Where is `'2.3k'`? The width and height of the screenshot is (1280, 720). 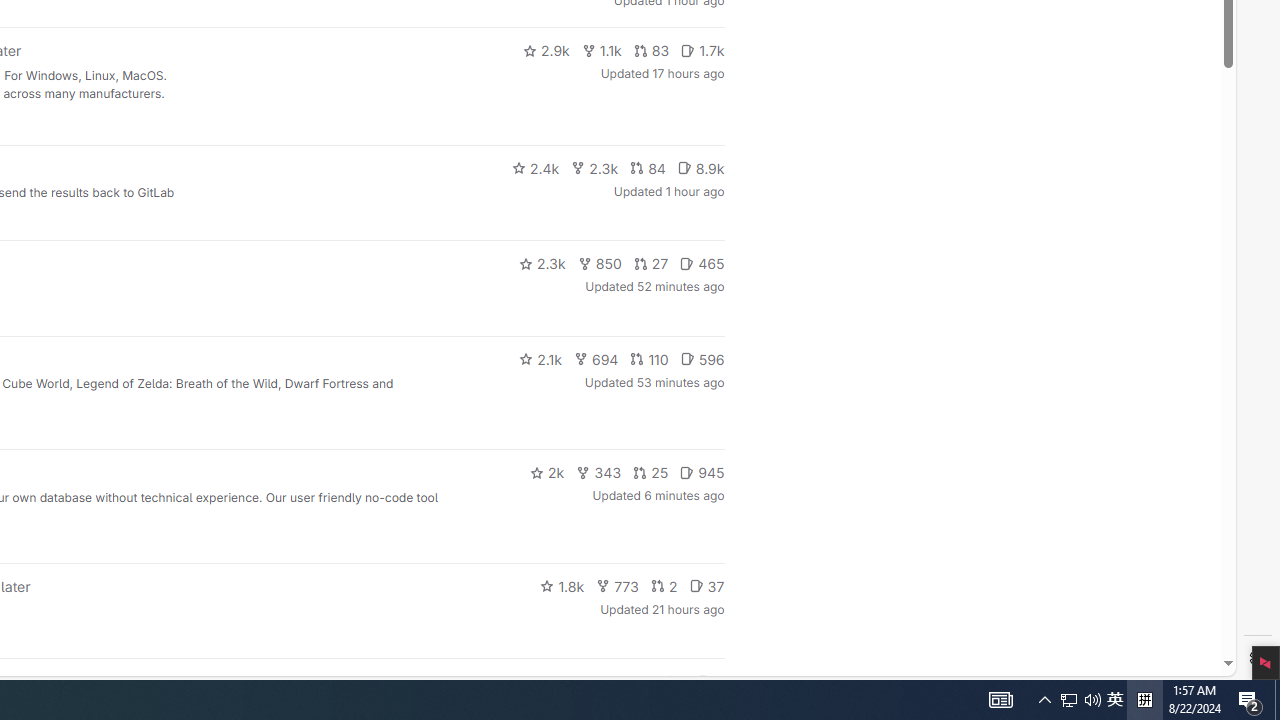
'2.3k' is located at coordinates (542, 262).